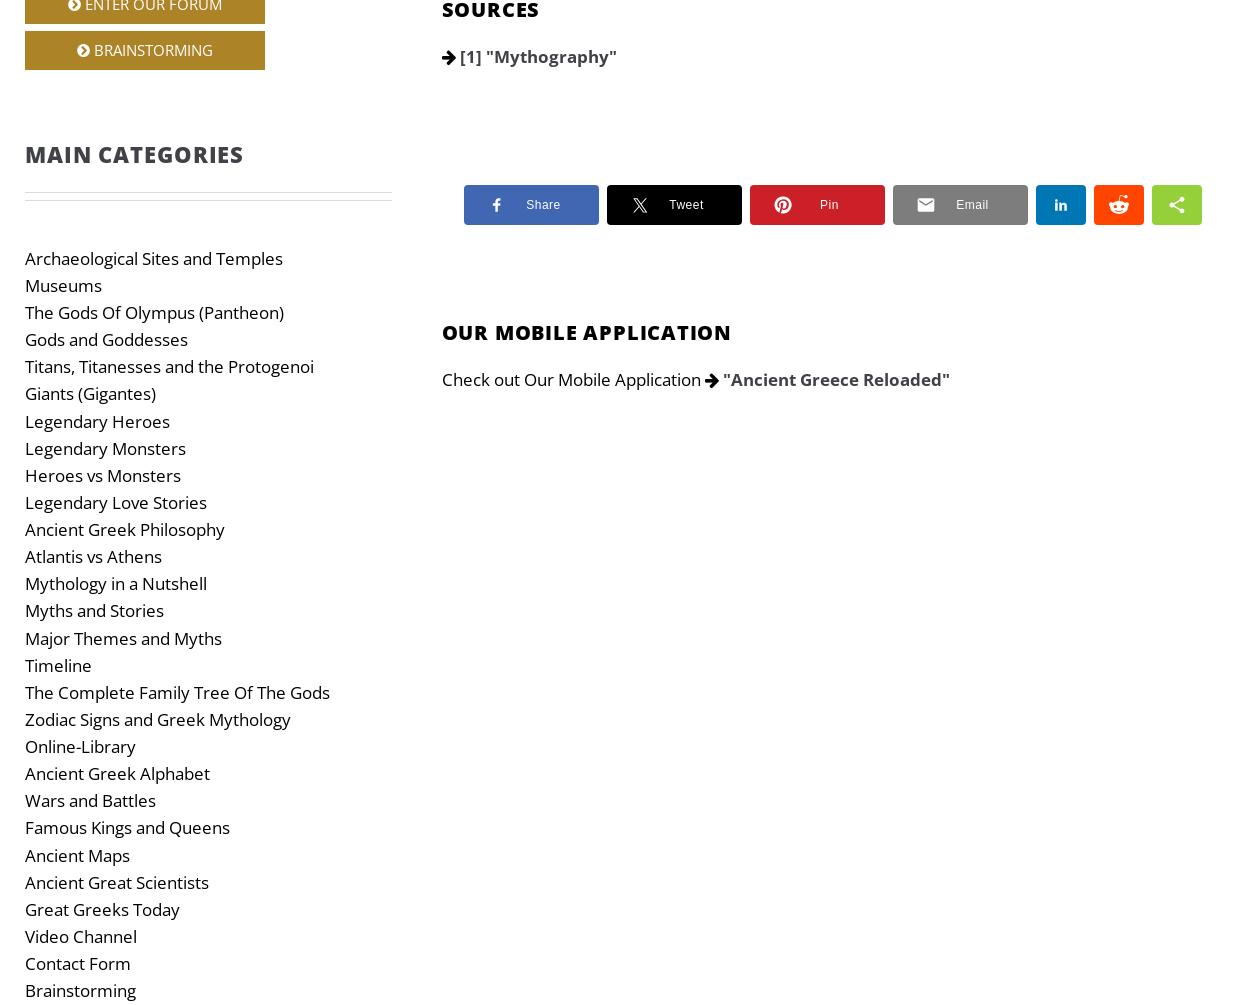  Describe the element at coordinates (154, 311) in the screenshot. I see `'The Gods Of Olympus (Pantheon)'` at that location.